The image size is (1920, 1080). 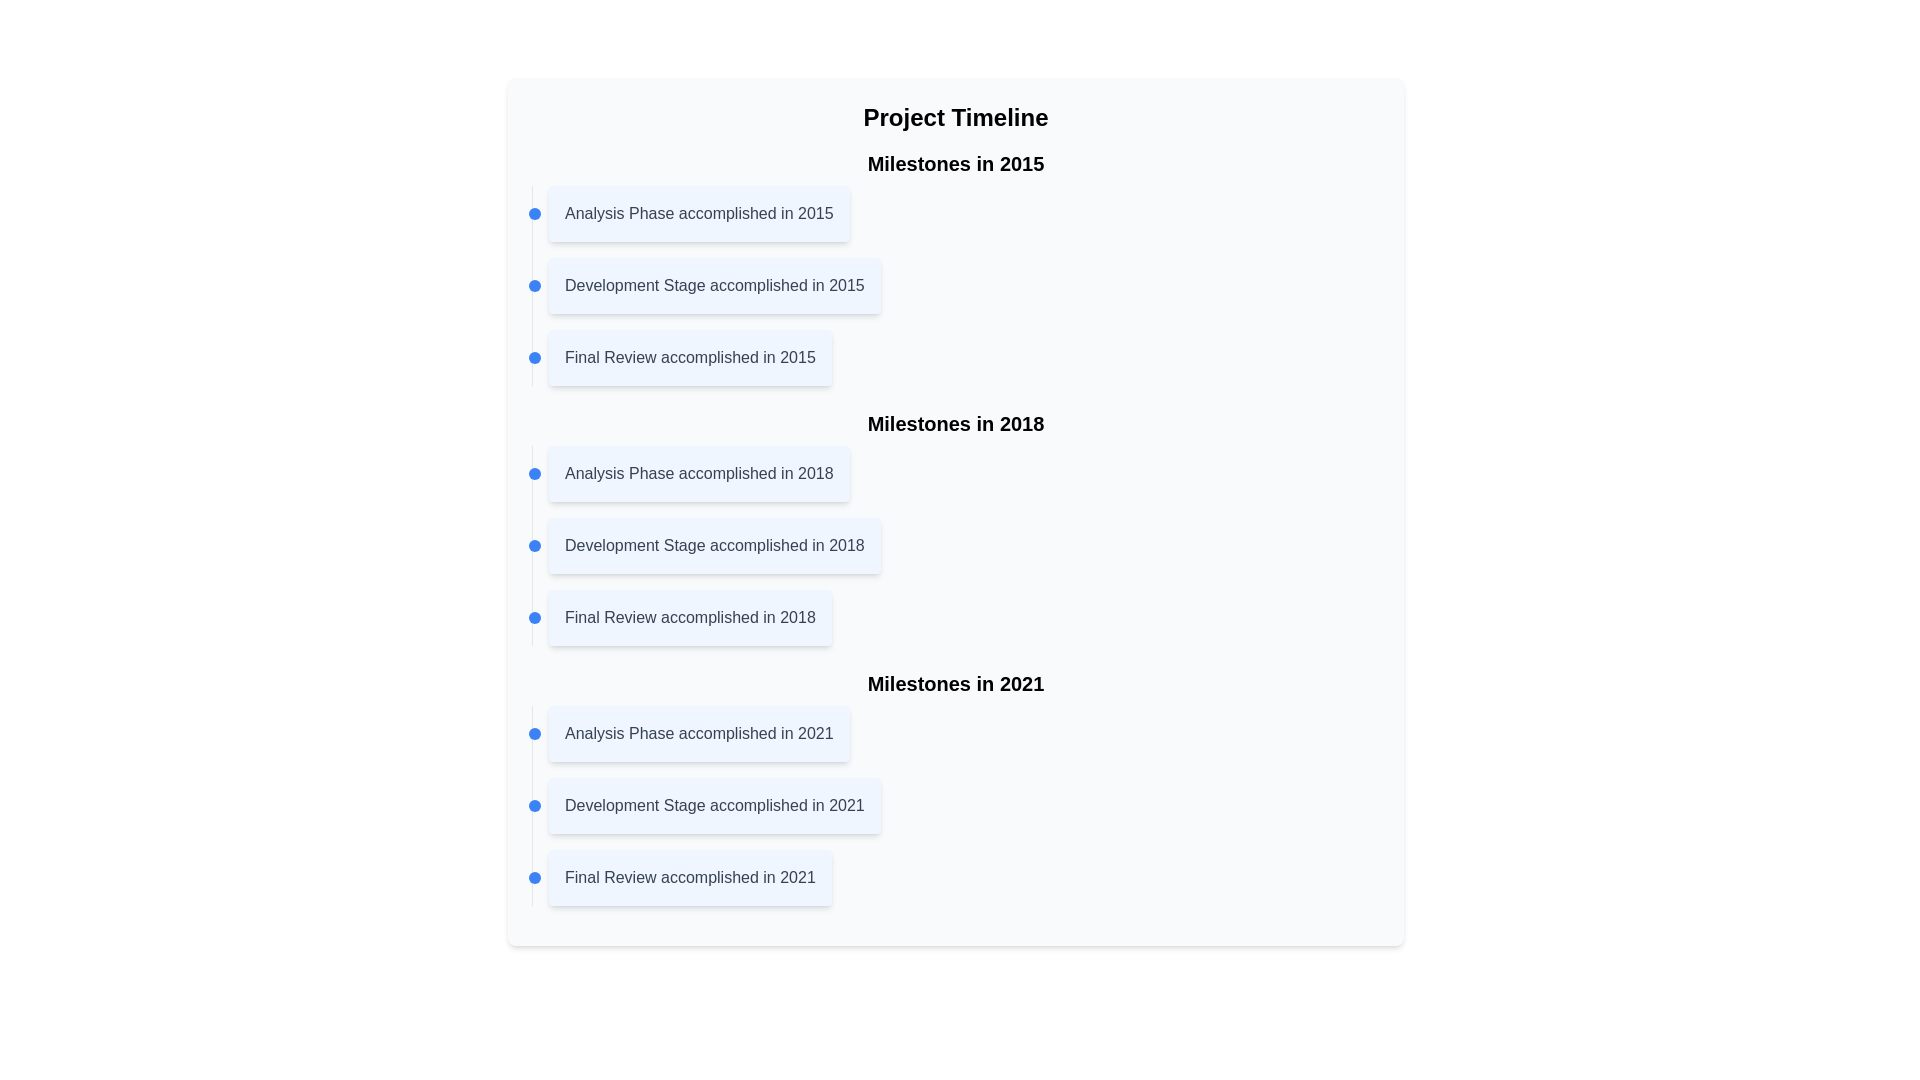 What do you see at coordinates (699, 733) in the screenshot?
I see `the text label displaying 'Analysis Phase accomplished in 2021' located in the 'Milestones in 2021' section, positioned between 'Milestones in 2018' and 'Development Stage accomplished in 2021'` at bounding box center [699, 733].